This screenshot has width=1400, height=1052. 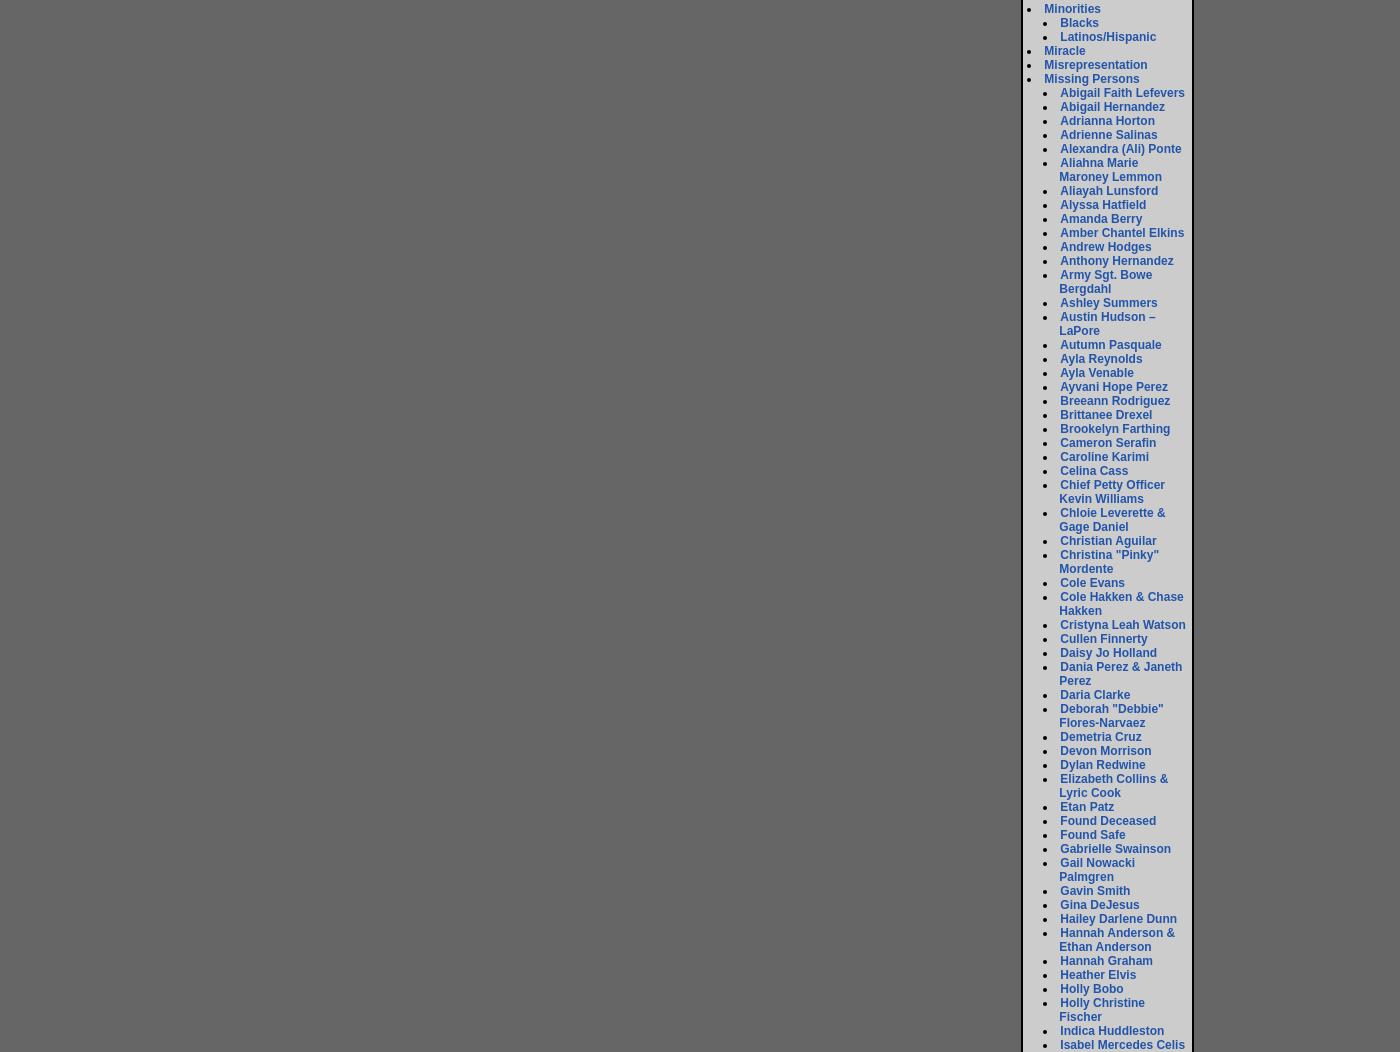 I want to click on 'Daria Clarke', so click(x=1094, y=693).